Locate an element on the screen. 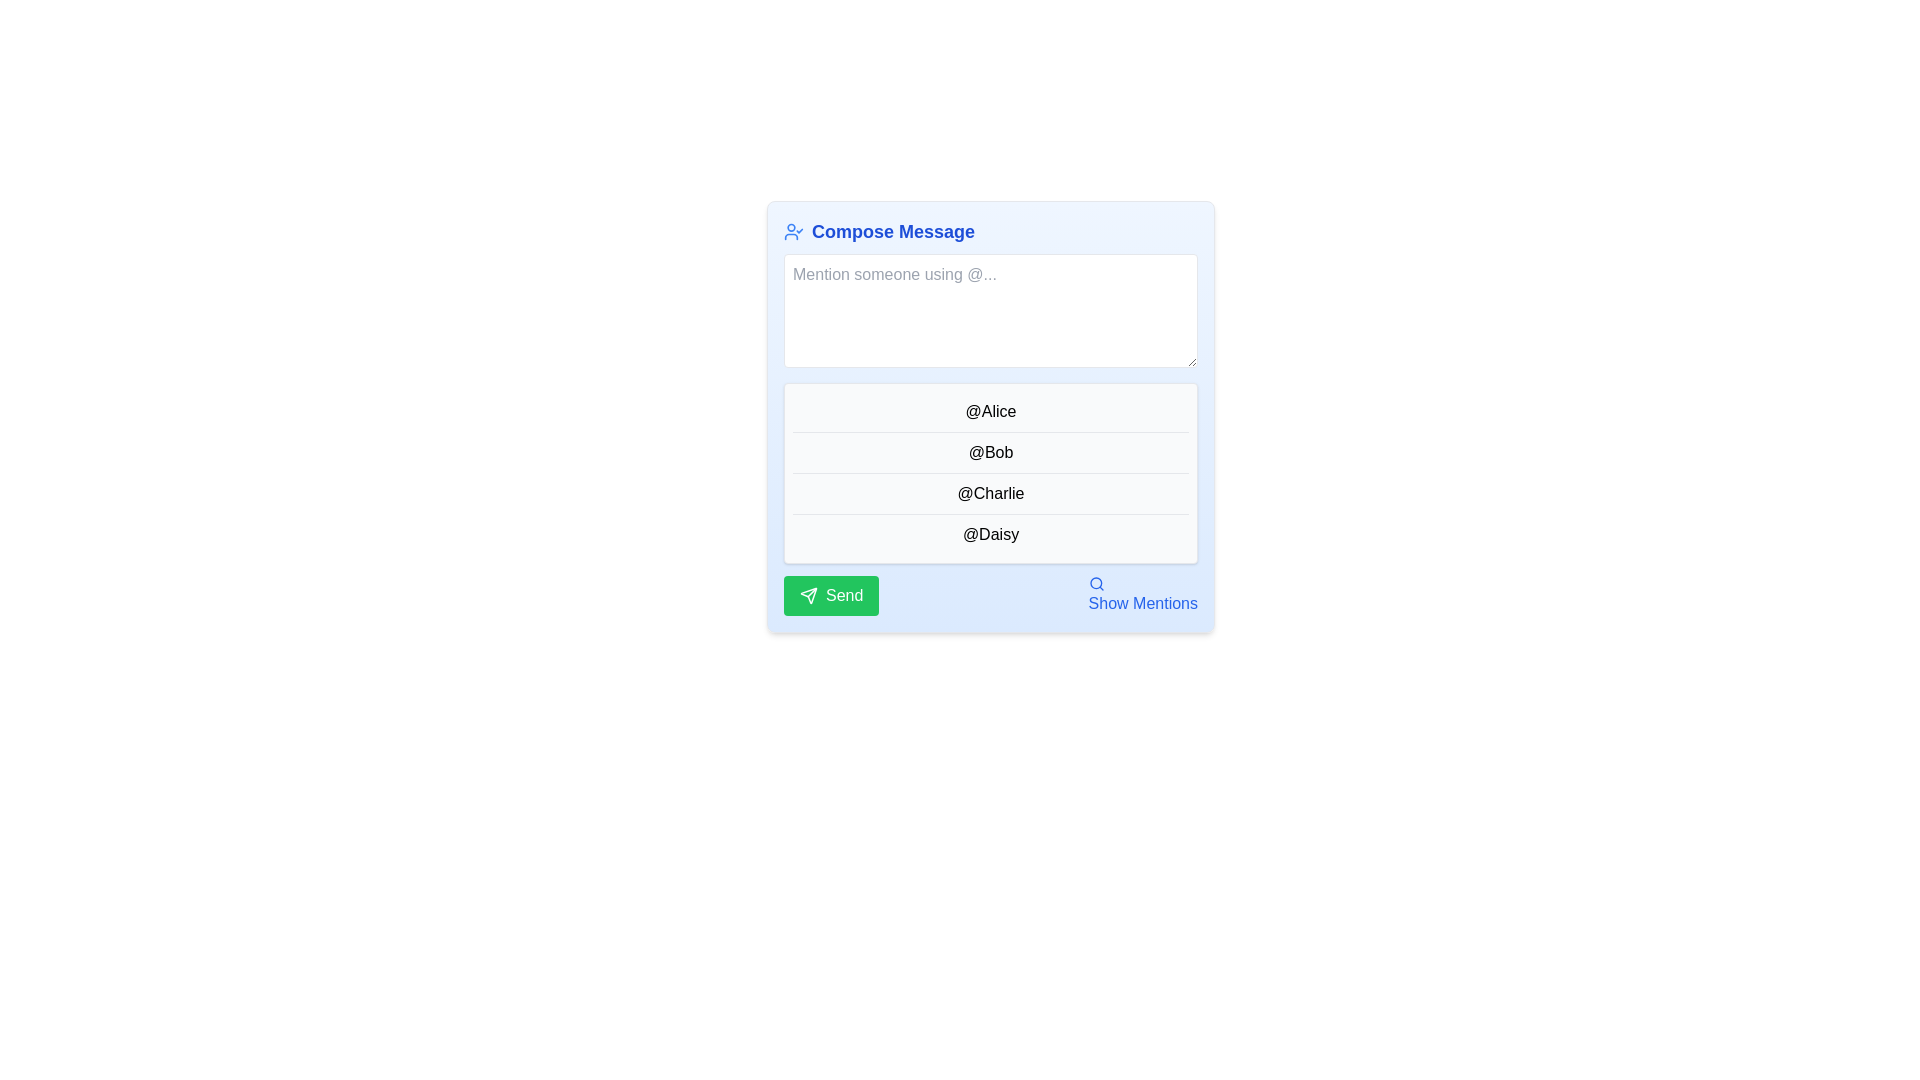 This screenshot has width=1920, height=1080. the send icon, which is a small triangular icon resembling a paper airplane located within the green 'Send' button at the bottom left of the compose message interface is located at coordinates (809, 595).